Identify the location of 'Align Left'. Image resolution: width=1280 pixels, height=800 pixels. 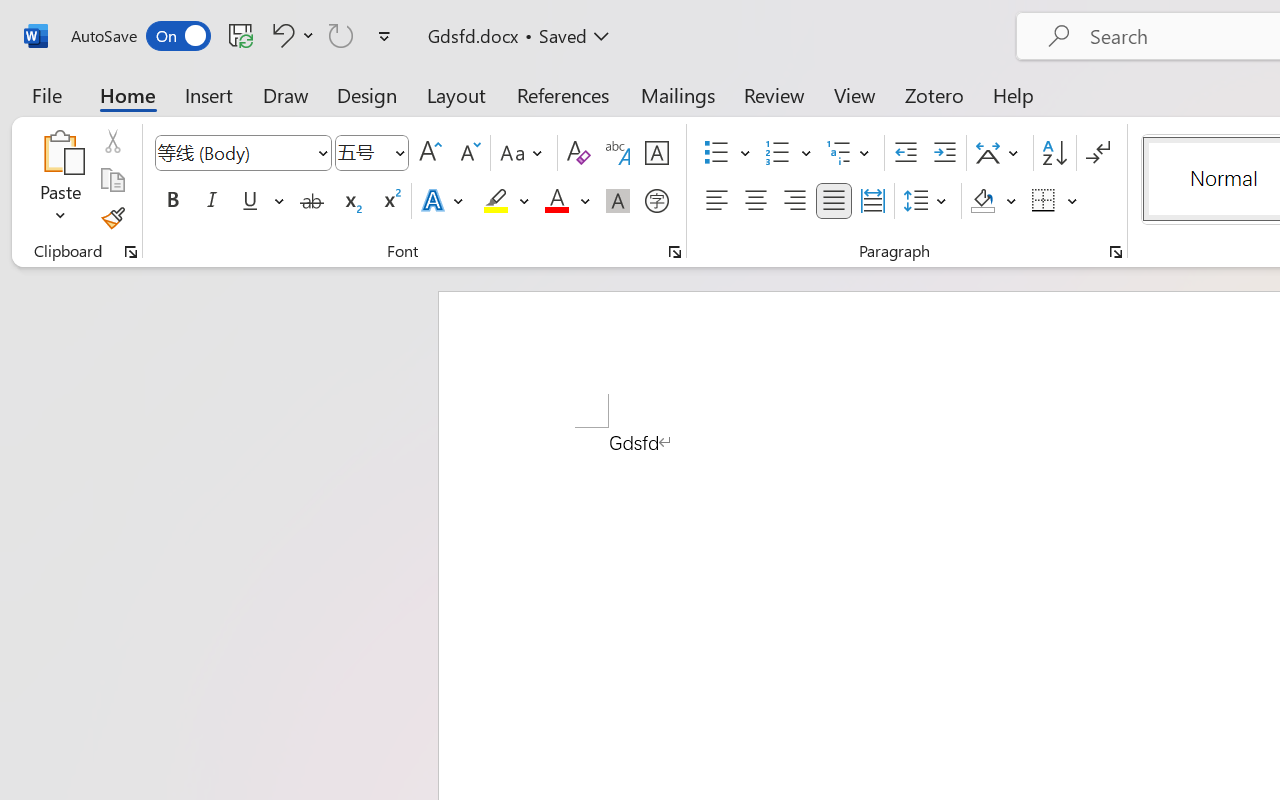
(716, 201).